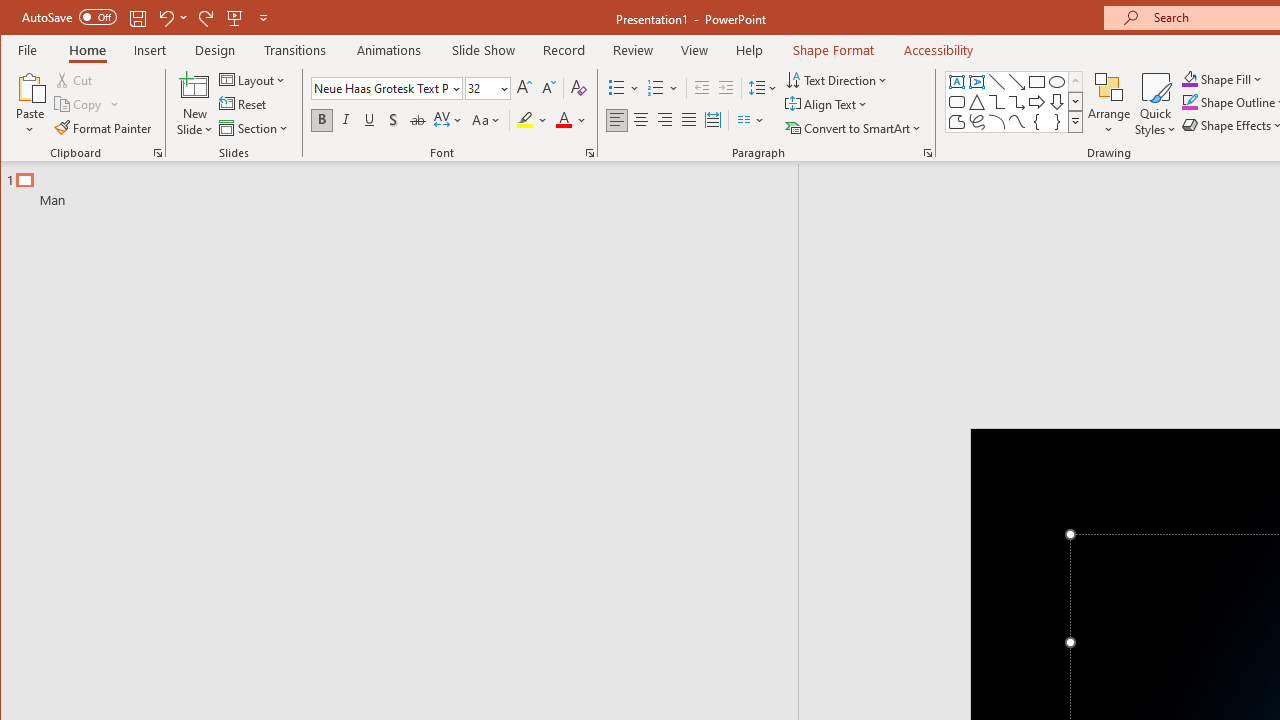  Describe the element at coordinates (570, 120) in the screenshot. I see `'Font Color'` at that location.